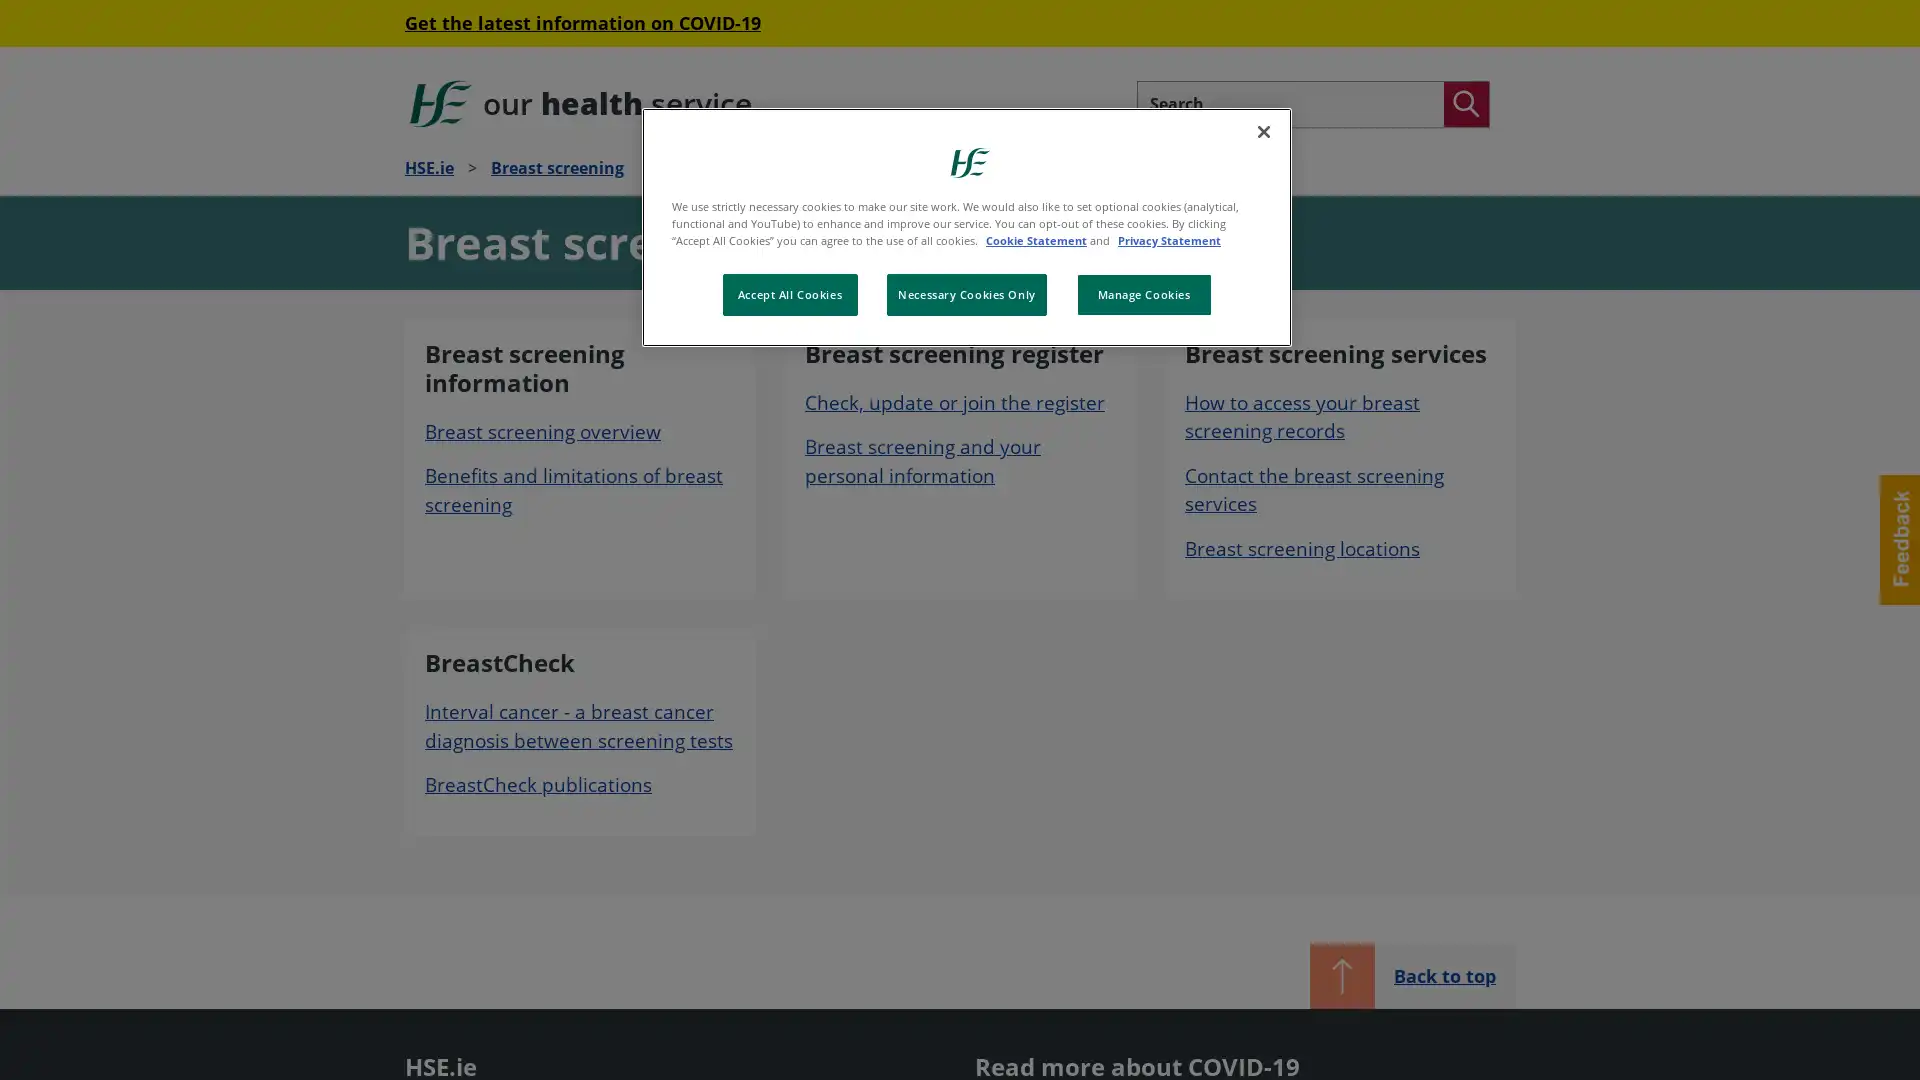 The image size is (1920, 1080). I want to click on Necessary Cookies Only, so click(966, 294).